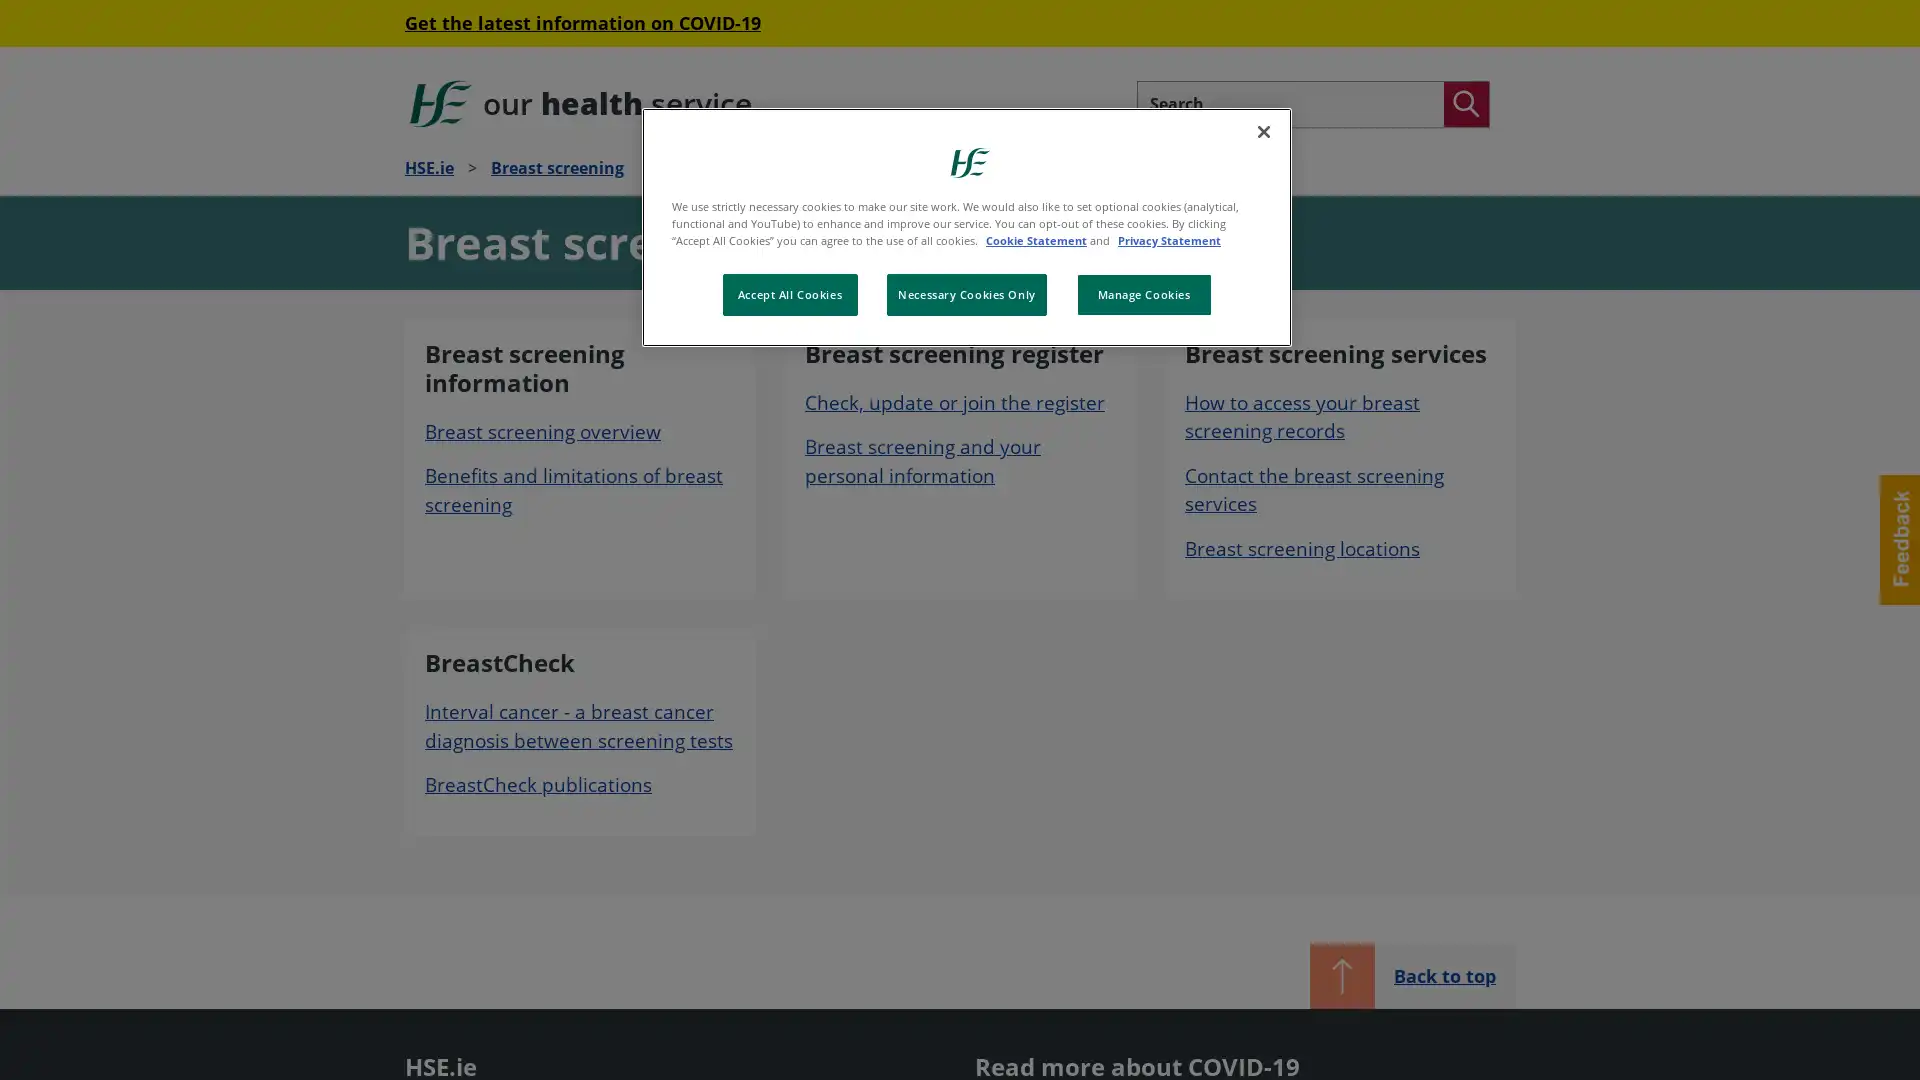 The image size is (1920, 1080). I want to click on Necessary Cookies Only, so click(966, 294).